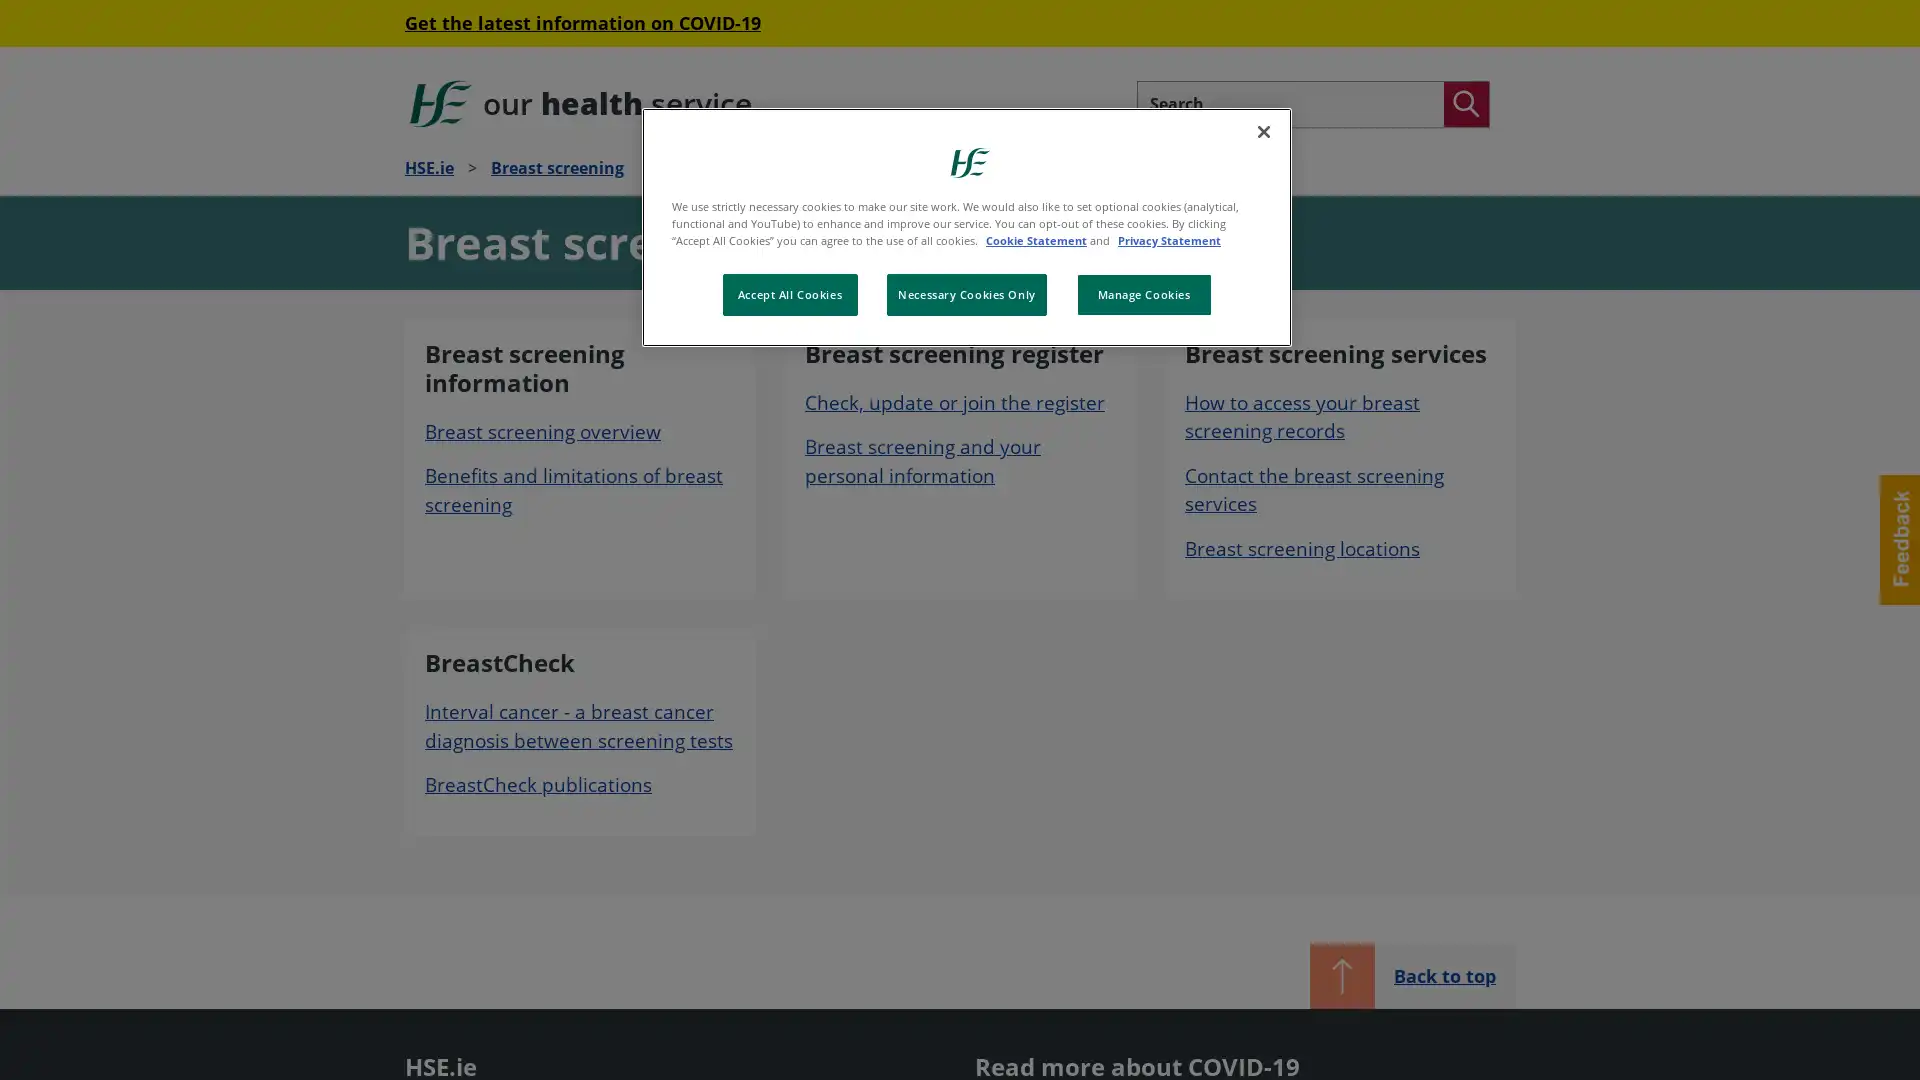 The image size is (1920, 1080). I want to click on Necessary Cookies Only, so click(966, 294).